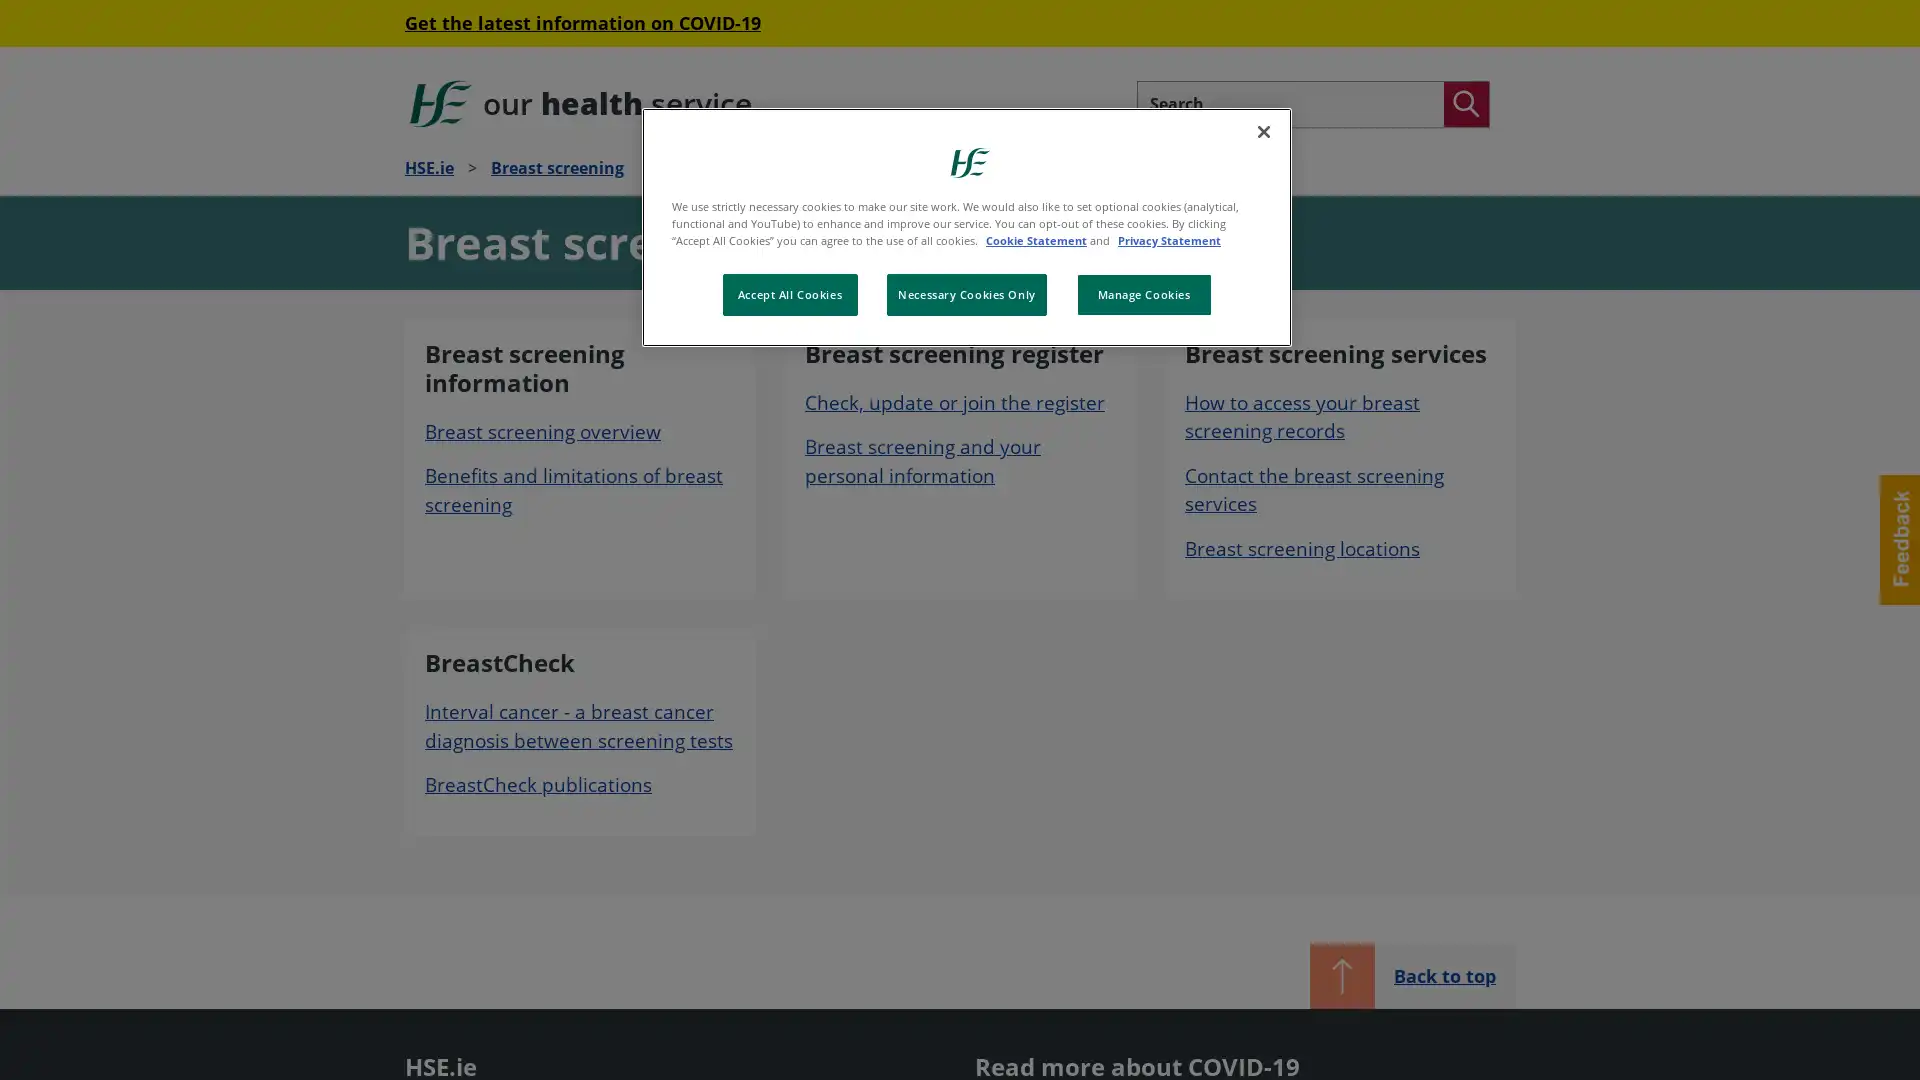 The image size is (1920, 1080). I want to click on Necessary Cookies Only, so click(966, 294).